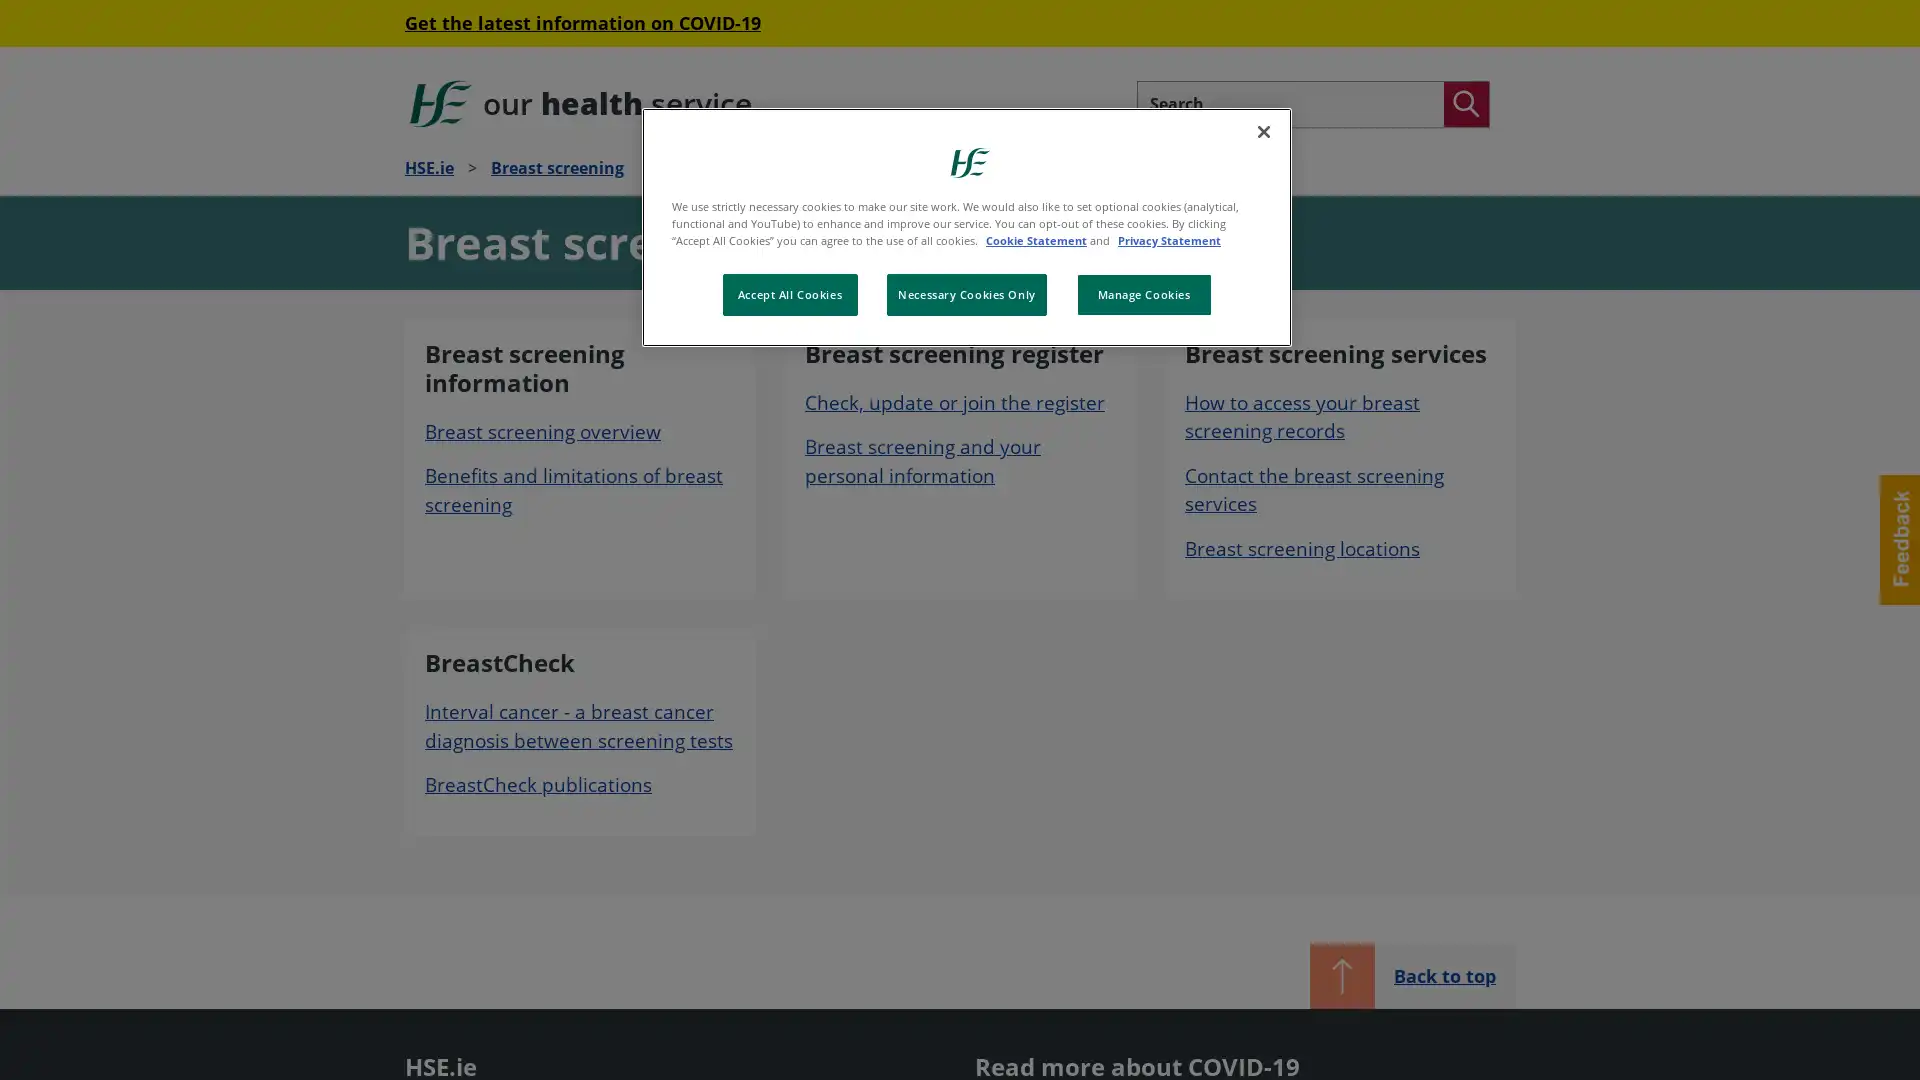 The image size is (1920, 1080). I want to click on Necessary Cookies Only, so click(966, 294).